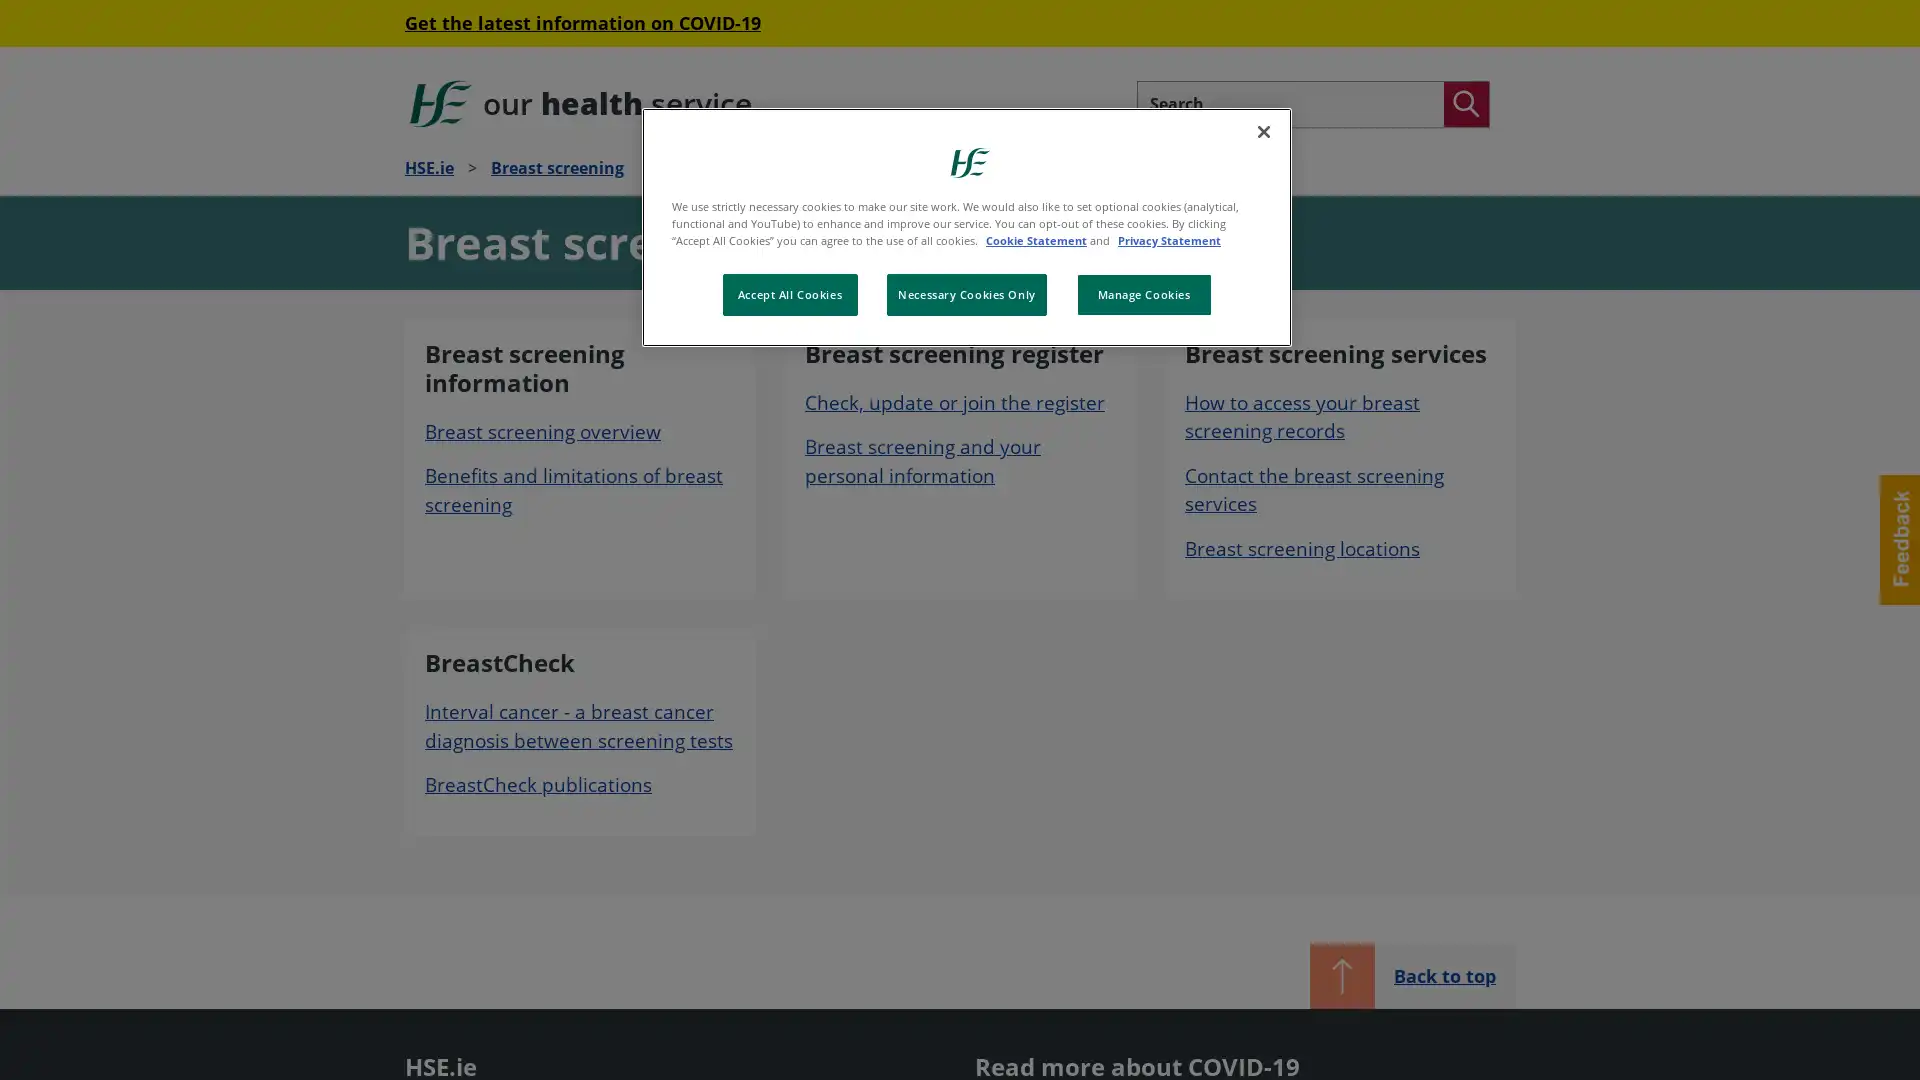 The image size is (1920, 1080). I want to click on Necessary Cookies Only, so click(966, 294).